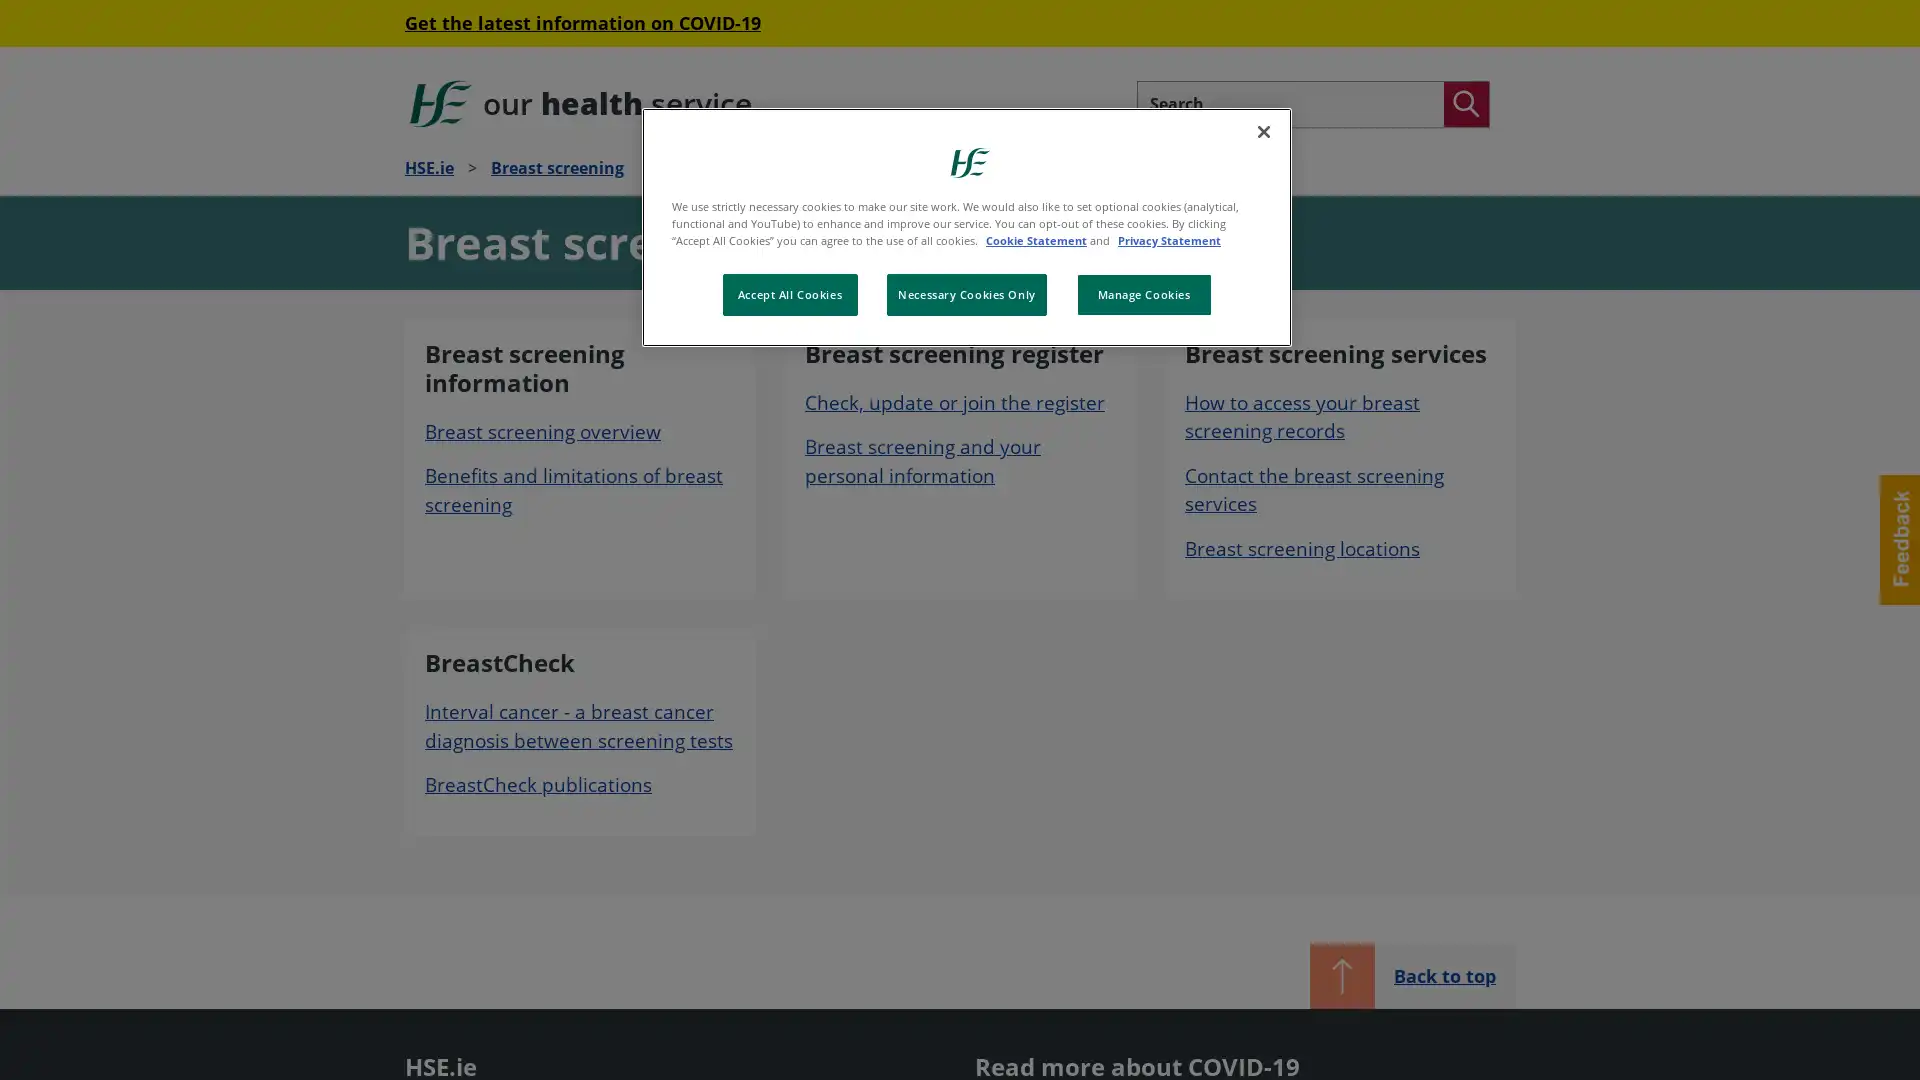 The image size is (1920, 1080). I want to click on Necessary Cookies Only, so click(966, 294).